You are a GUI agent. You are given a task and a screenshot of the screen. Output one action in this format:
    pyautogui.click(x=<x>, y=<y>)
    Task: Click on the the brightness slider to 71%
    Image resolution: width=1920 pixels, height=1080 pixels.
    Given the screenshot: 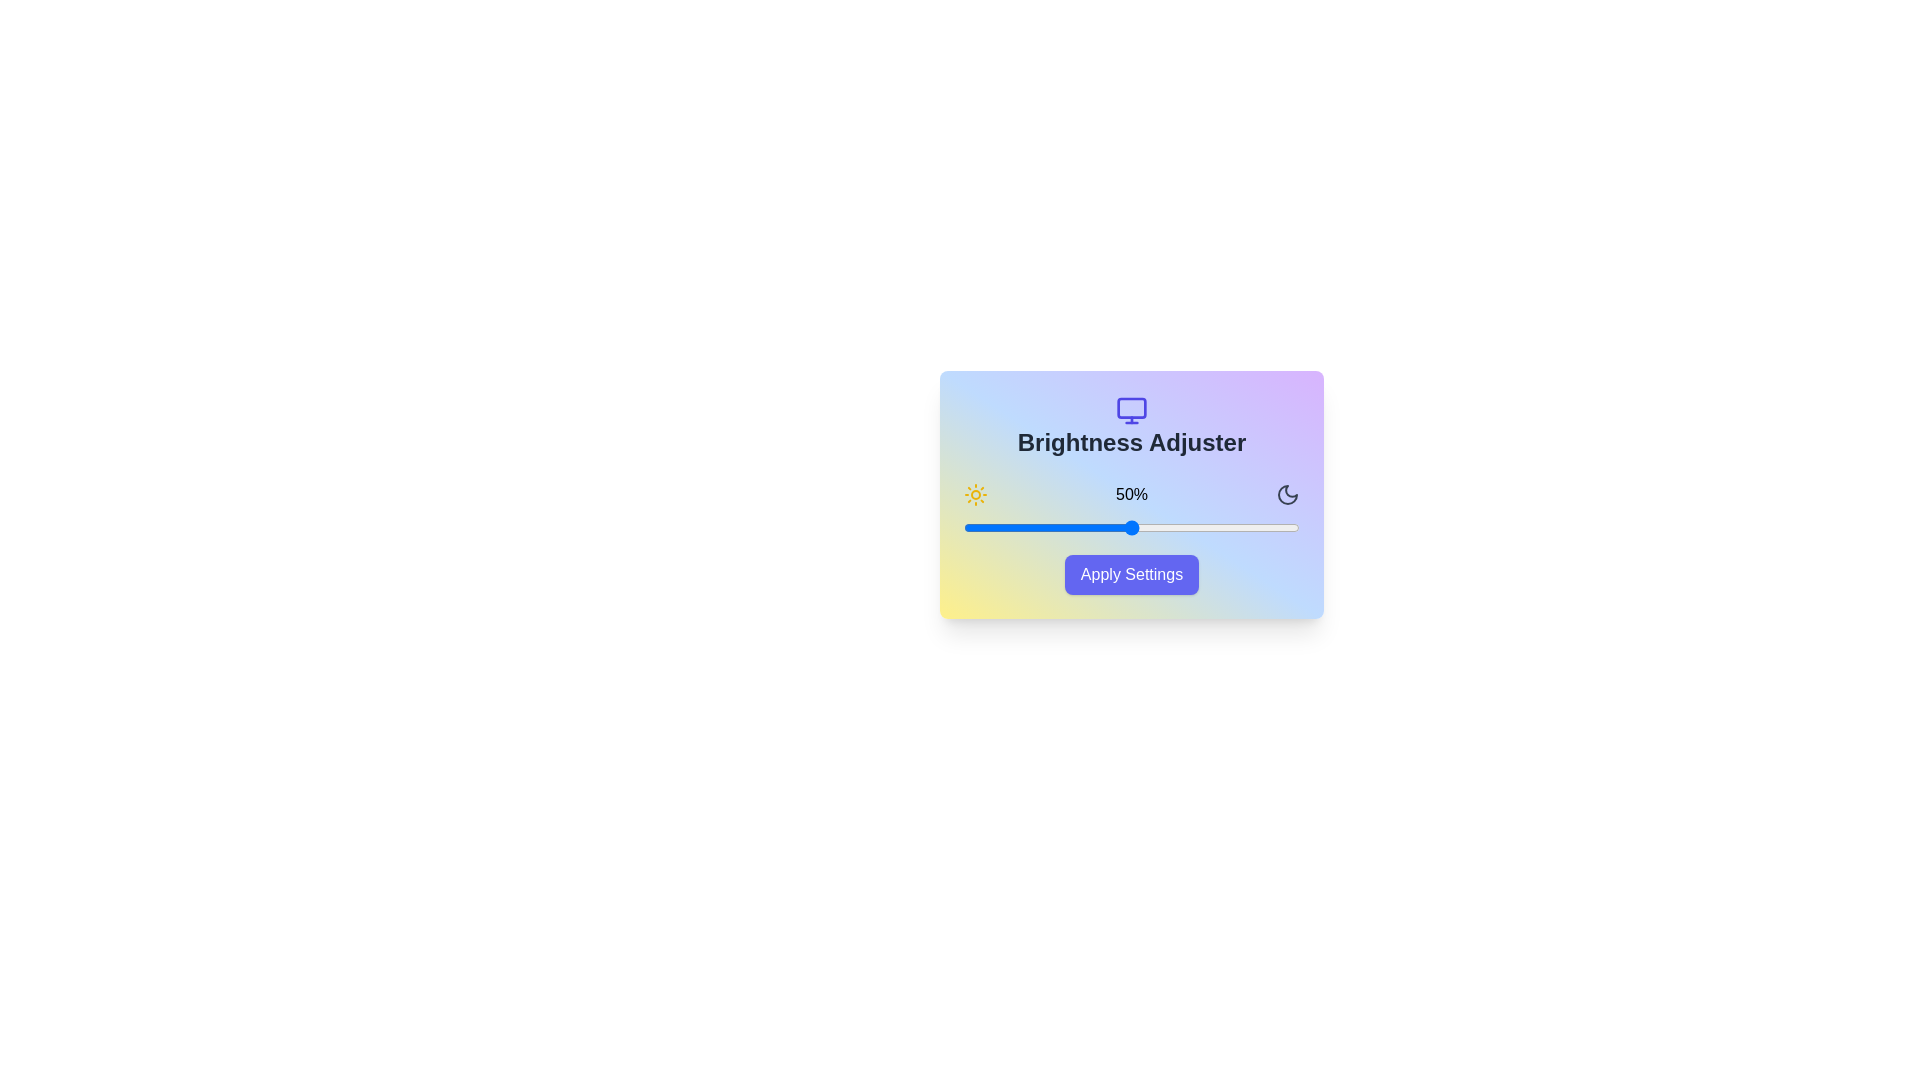 What is the action you would take?
    pyautogui.click(x=1201, y=527)
    